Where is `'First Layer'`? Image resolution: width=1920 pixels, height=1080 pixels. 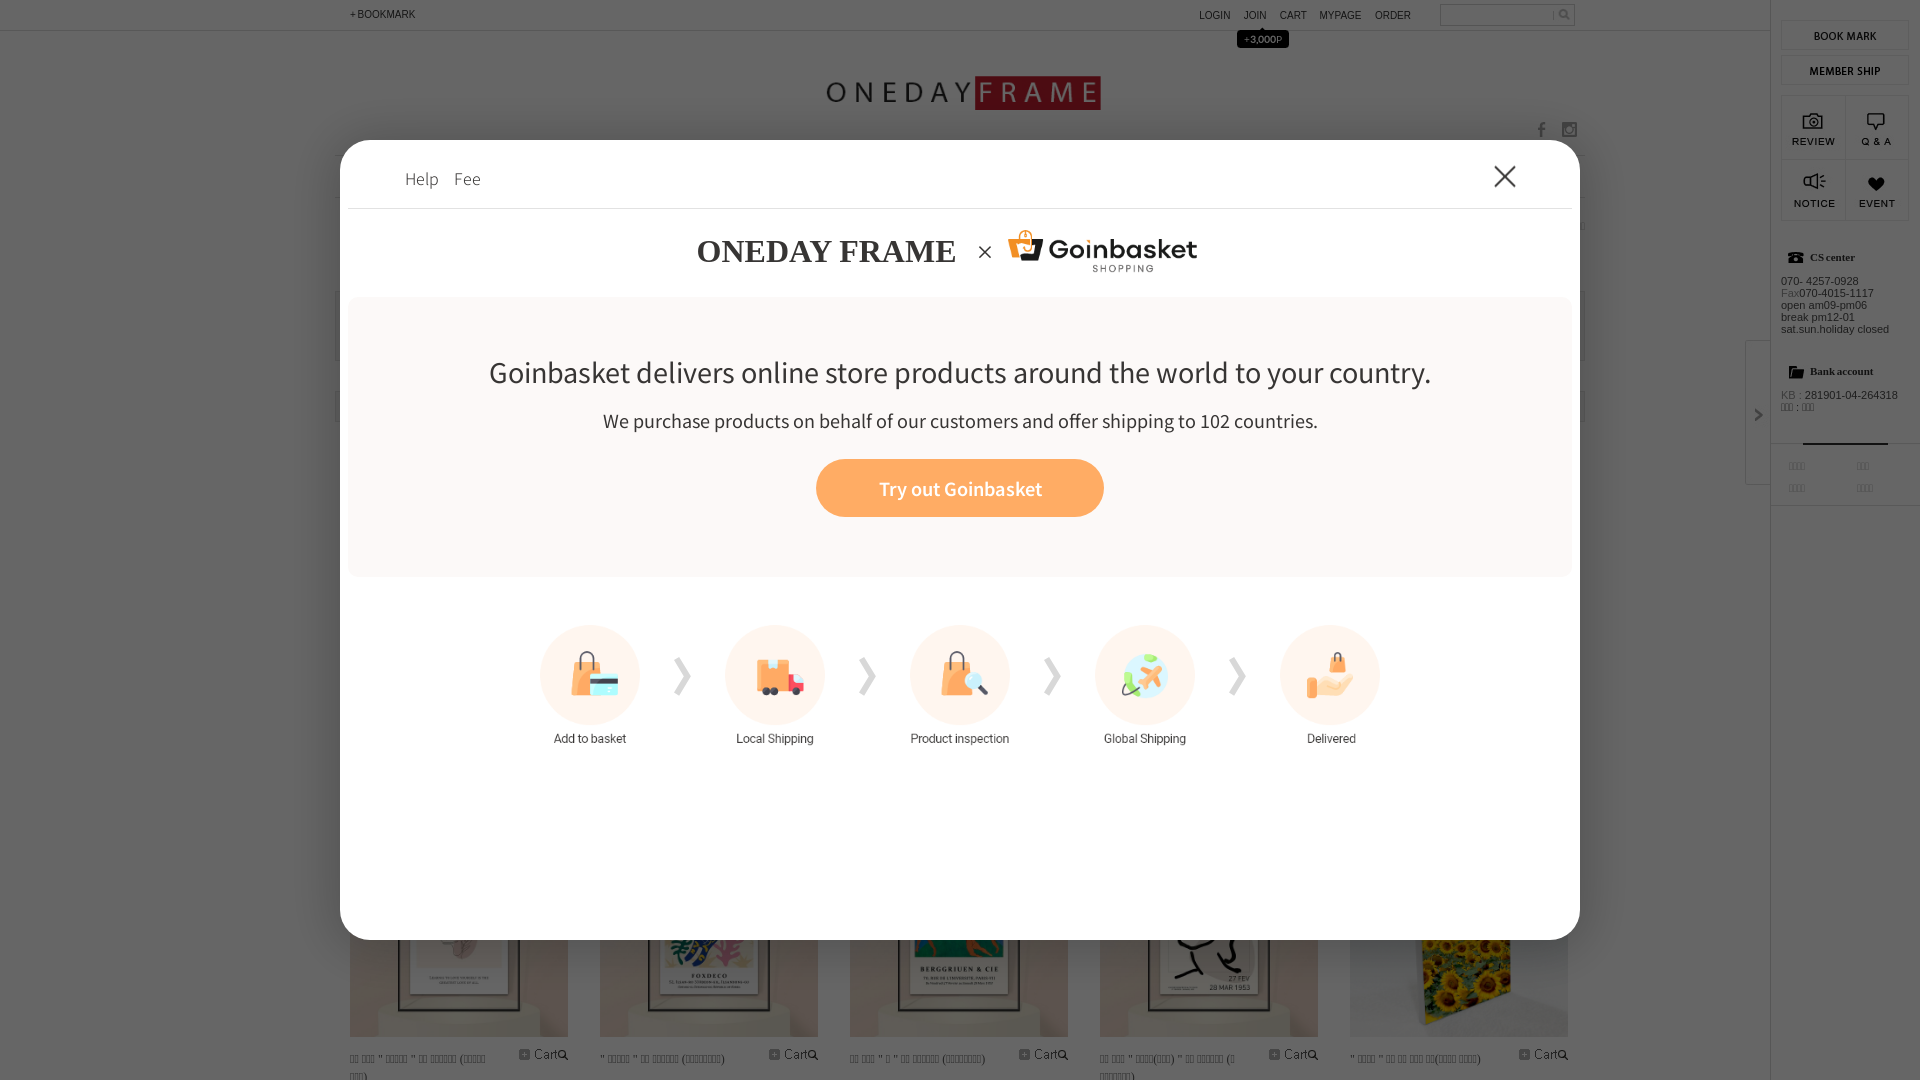 'First Layer' is located at coordinates (960, 540).